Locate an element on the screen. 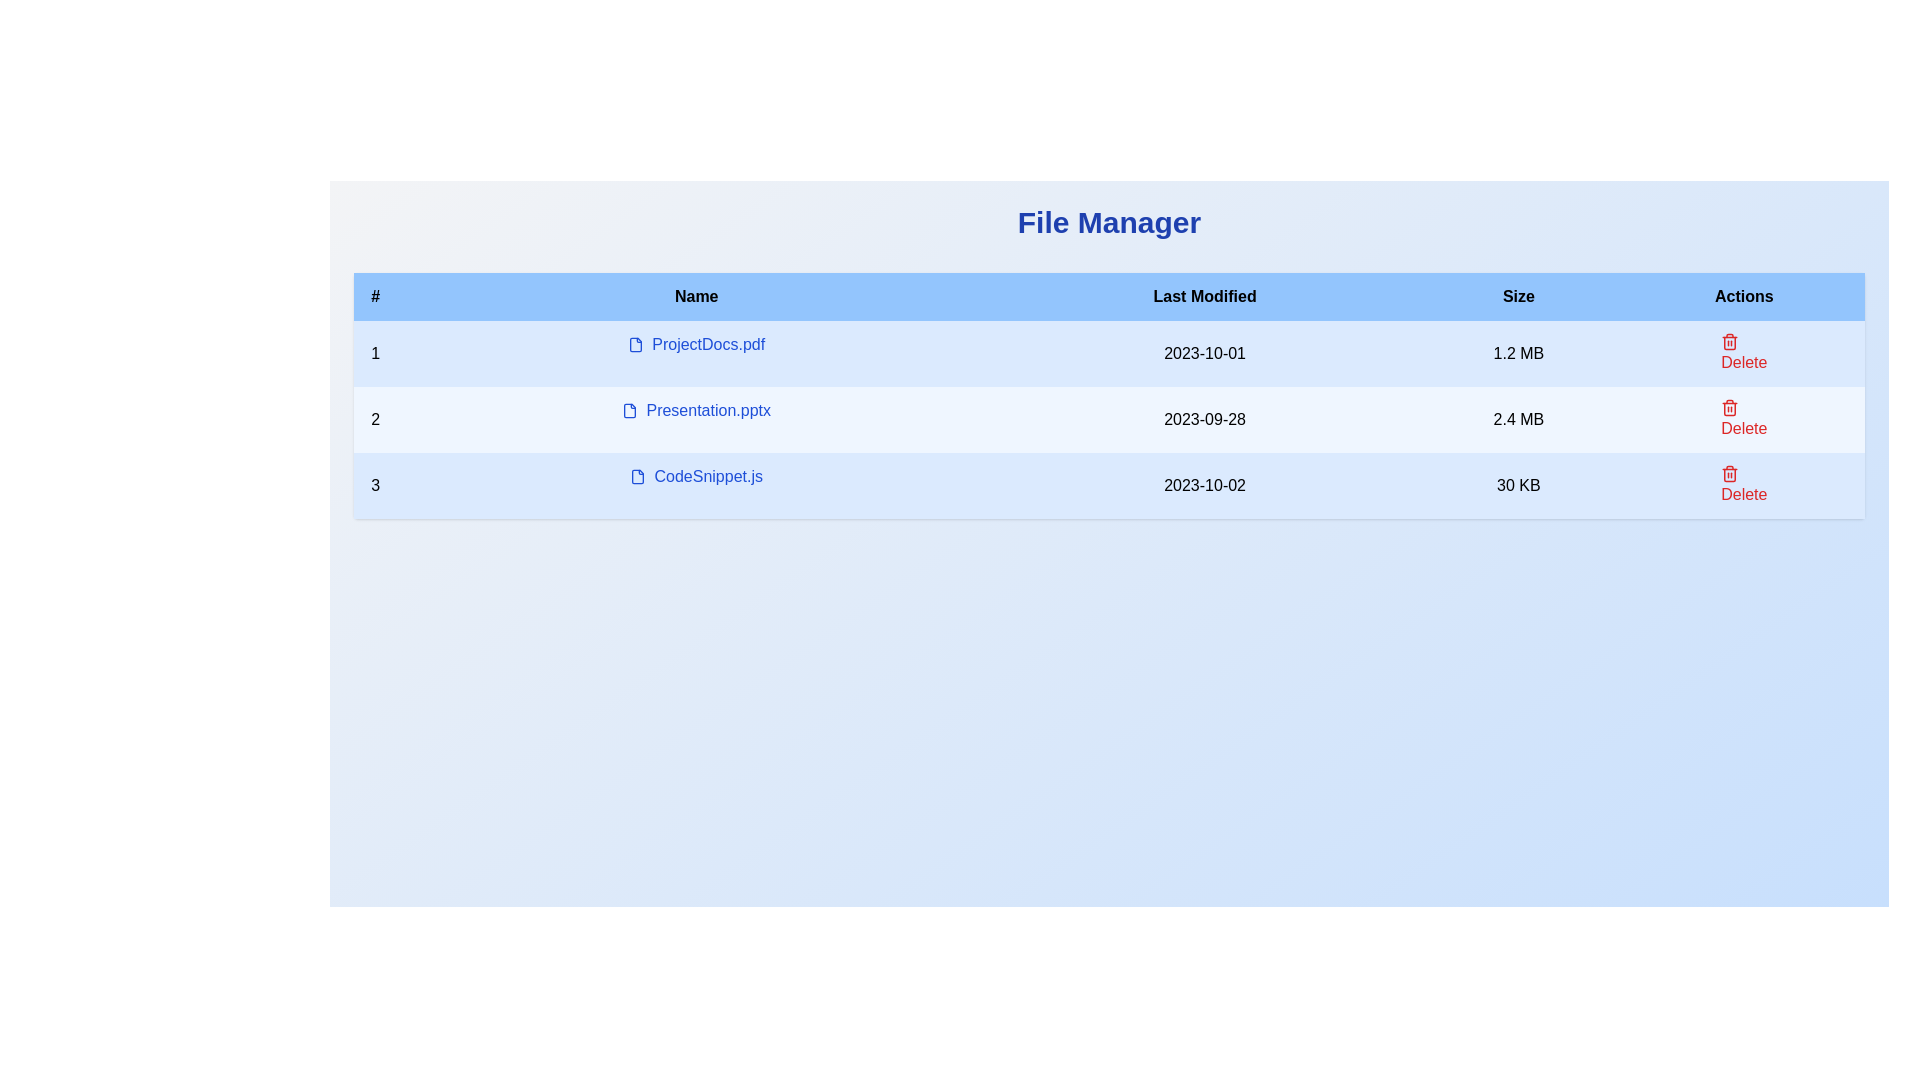 The height and width of the screenshot is (1080, 1920). the icon representing the file type or status of the document 'ProjectDocs.pdf', which is located in the first row of the table under the 'Name' column is located at coordinates (635, 343).